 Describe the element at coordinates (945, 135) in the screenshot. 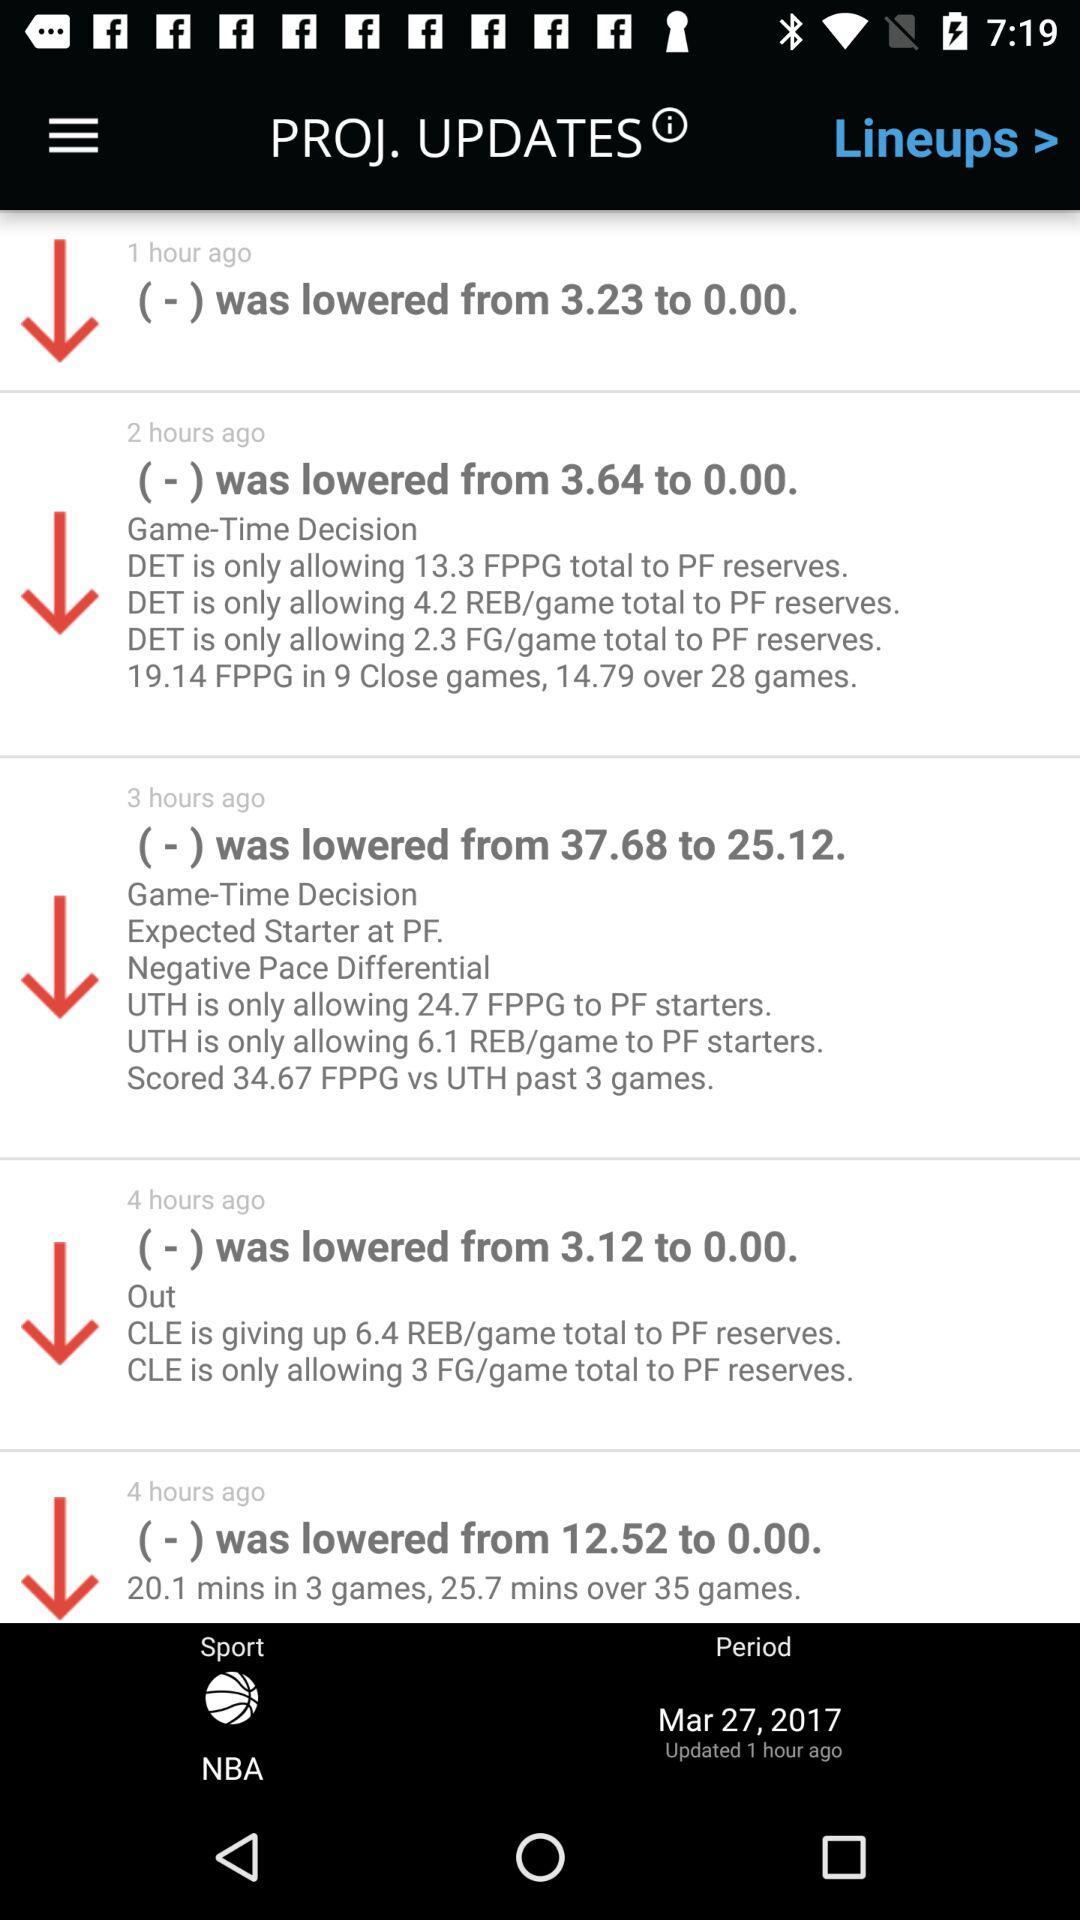

I see `lineups >` at that location.